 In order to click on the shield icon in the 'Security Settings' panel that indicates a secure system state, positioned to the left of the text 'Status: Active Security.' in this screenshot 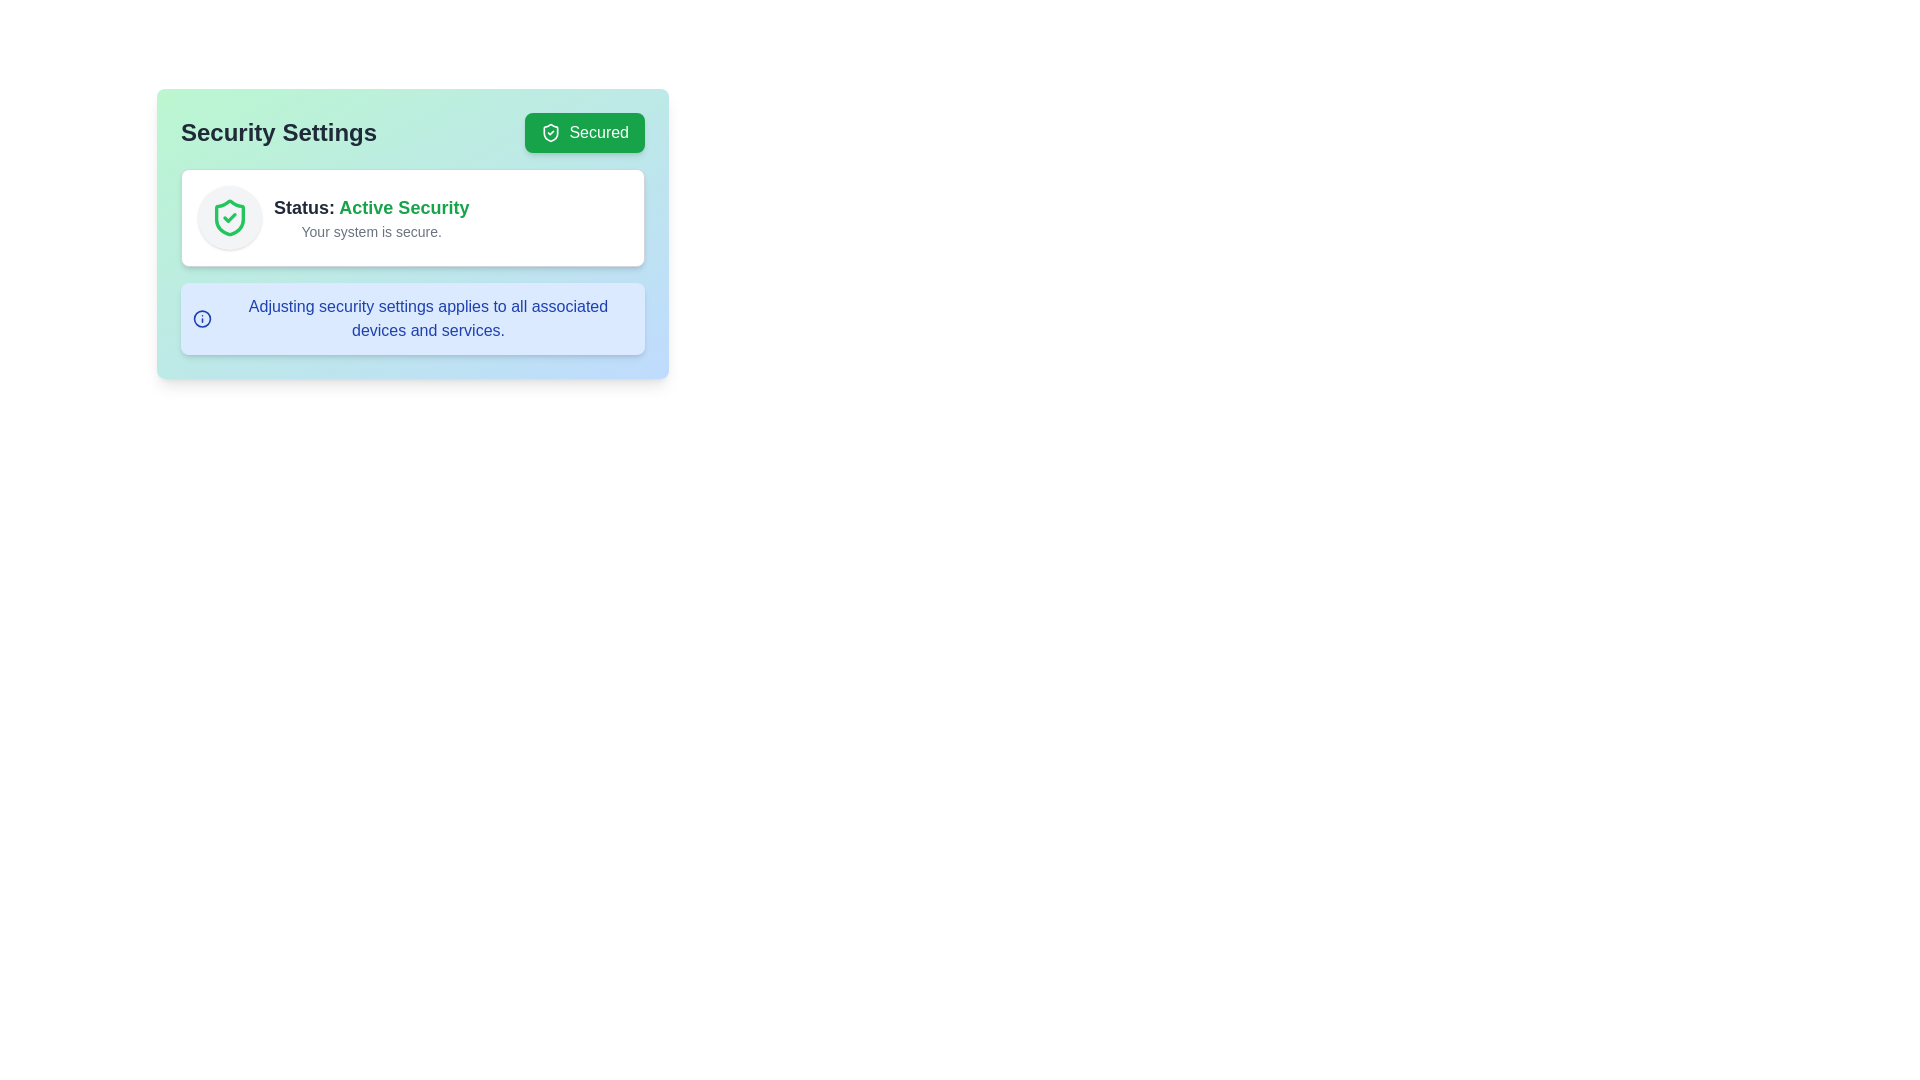, I will do `click(230, 218)`.